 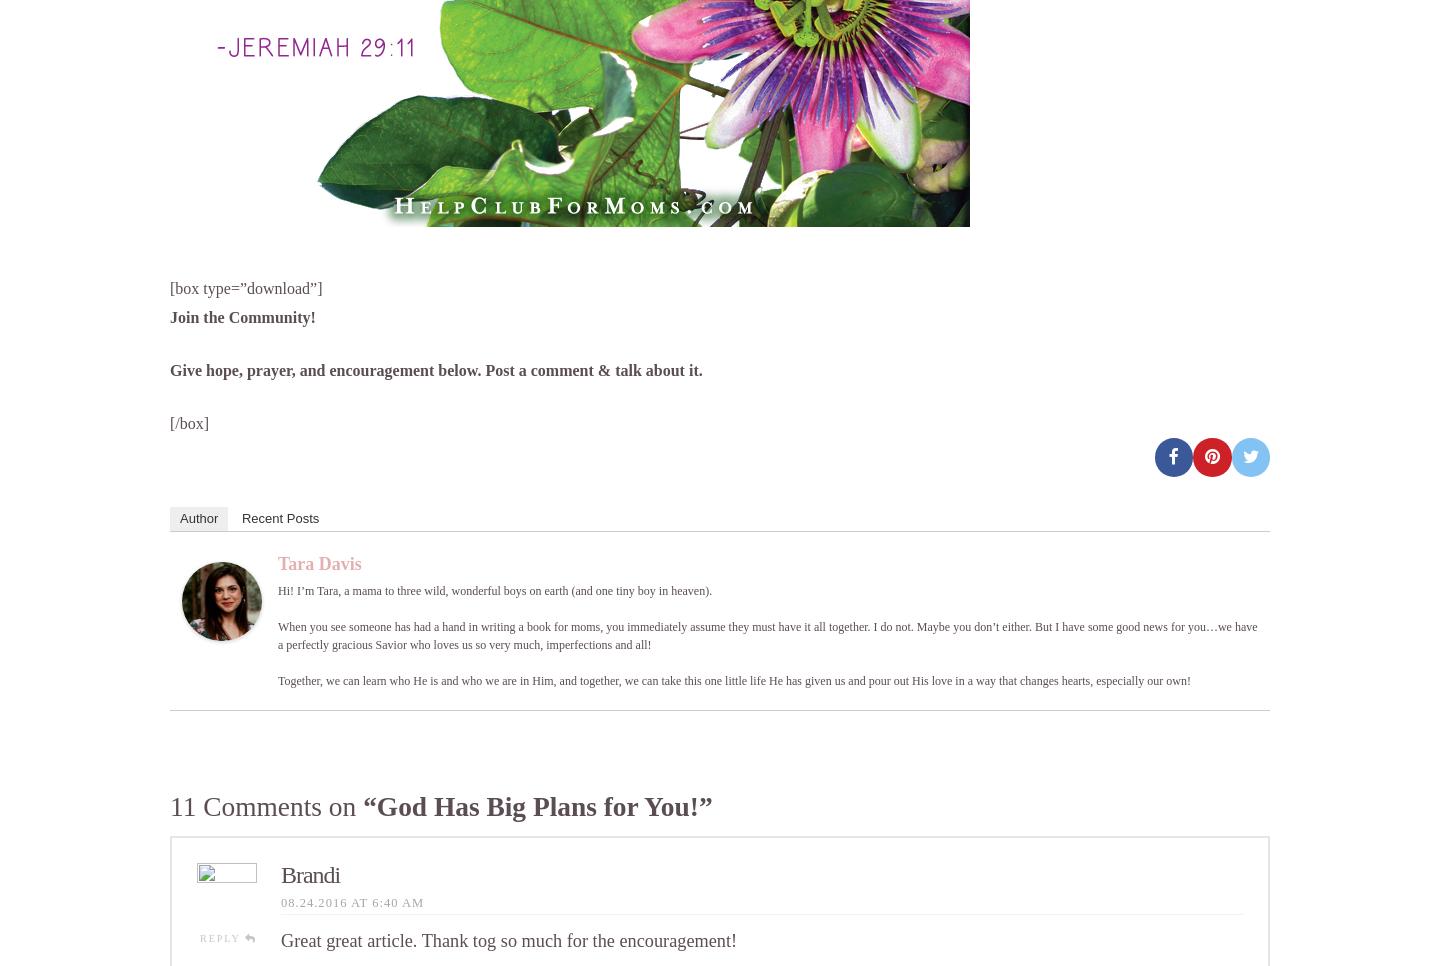 I want to click on 'Brandi', so click(x=279, y=874).